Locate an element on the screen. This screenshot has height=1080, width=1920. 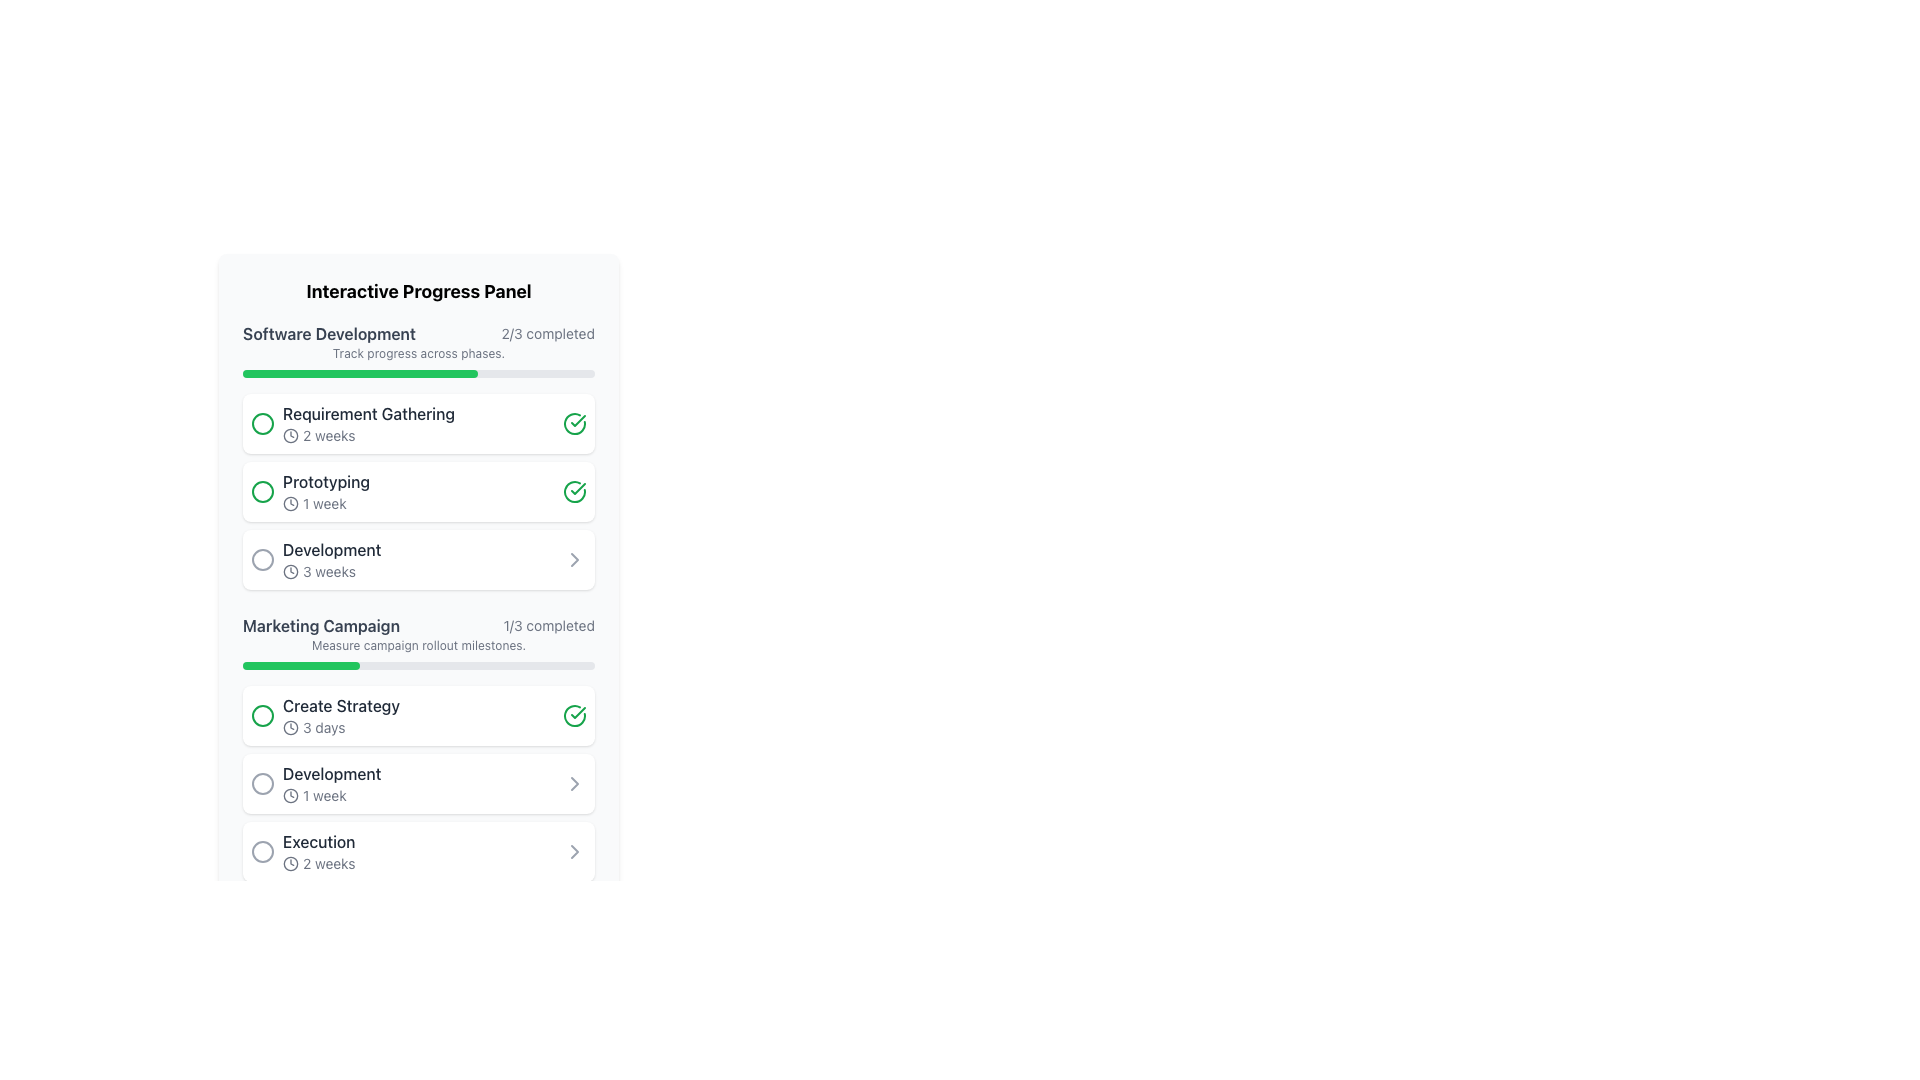
the Label with Icon element that displays 'Development' in bold and '3 weeks' in smaller font, located in the middle-left section of the Software Development progress panel is located at coordinates (315, 559).